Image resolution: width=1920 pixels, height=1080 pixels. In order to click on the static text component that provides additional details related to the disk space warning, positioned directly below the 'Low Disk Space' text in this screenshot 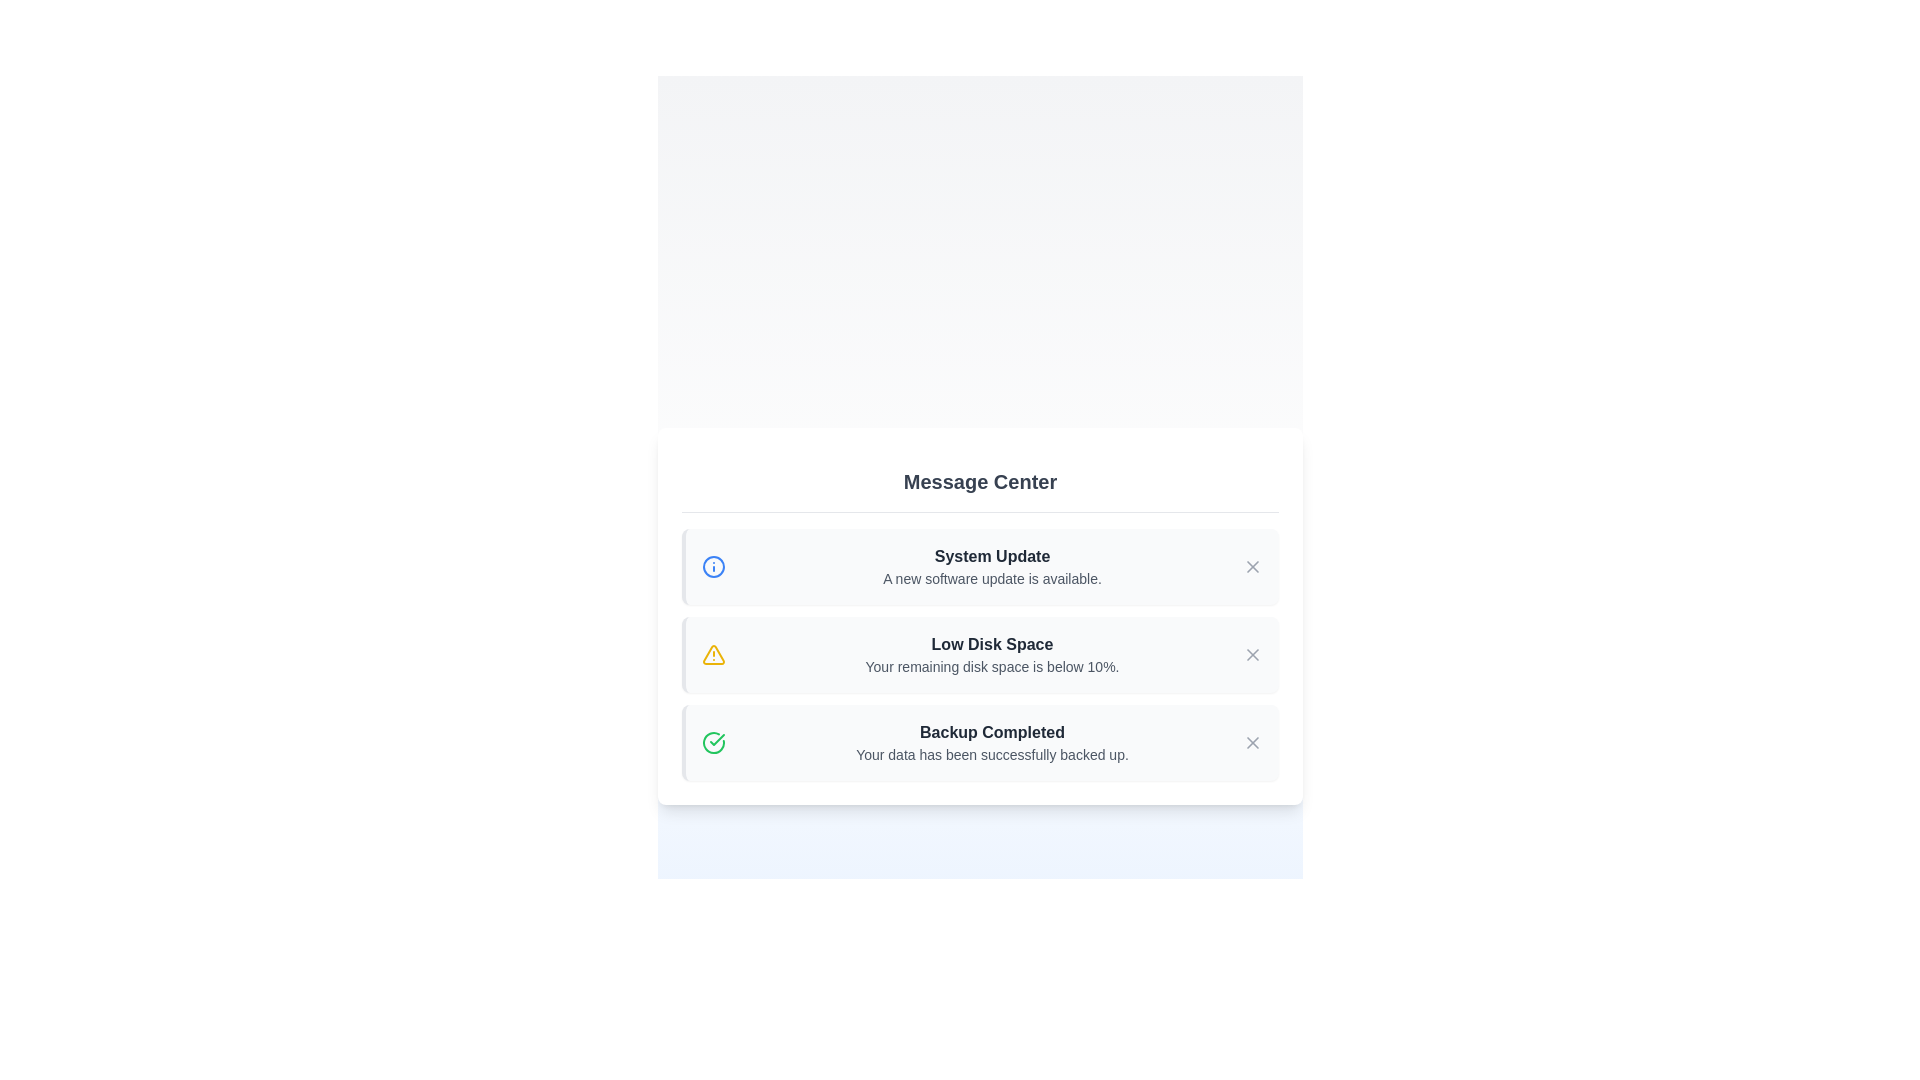, I will do `click(992, 666)`.